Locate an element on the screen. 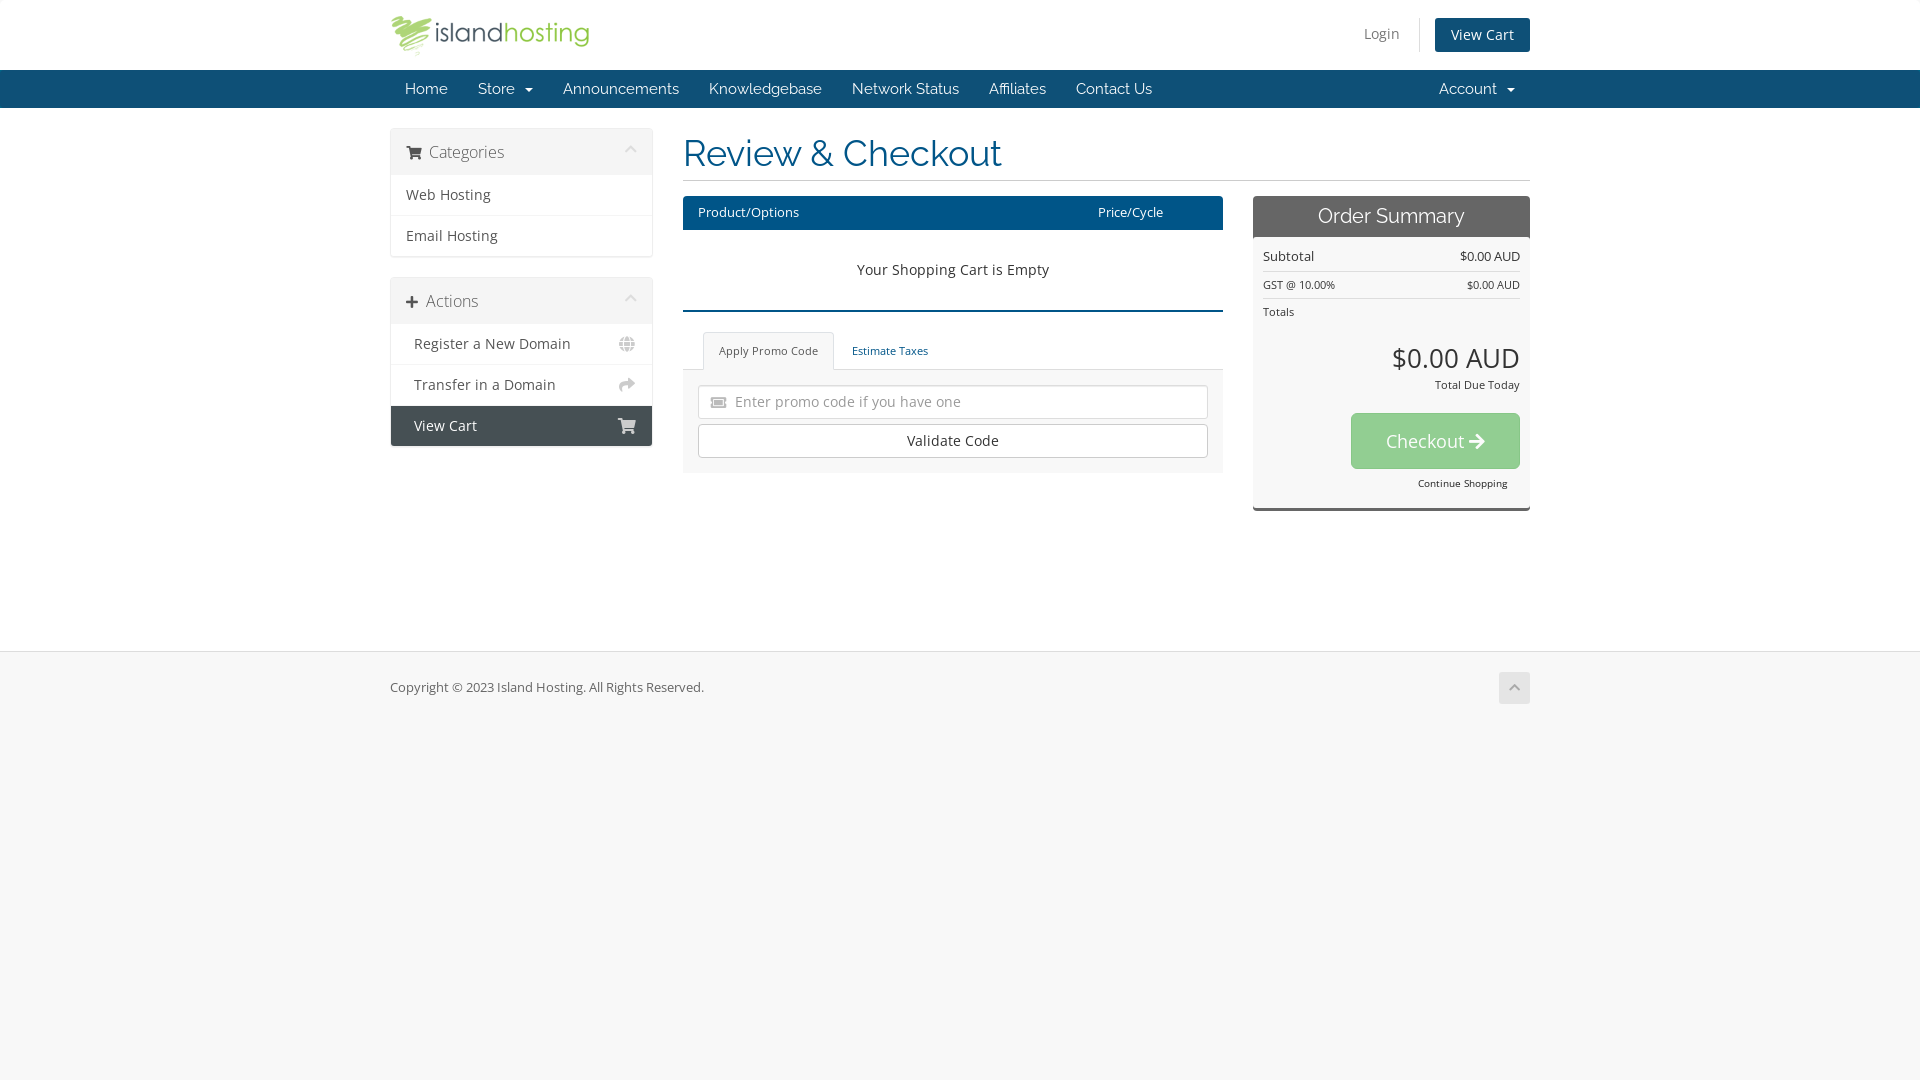  'Apply Promo Code' is located at coordinates (766, 350).